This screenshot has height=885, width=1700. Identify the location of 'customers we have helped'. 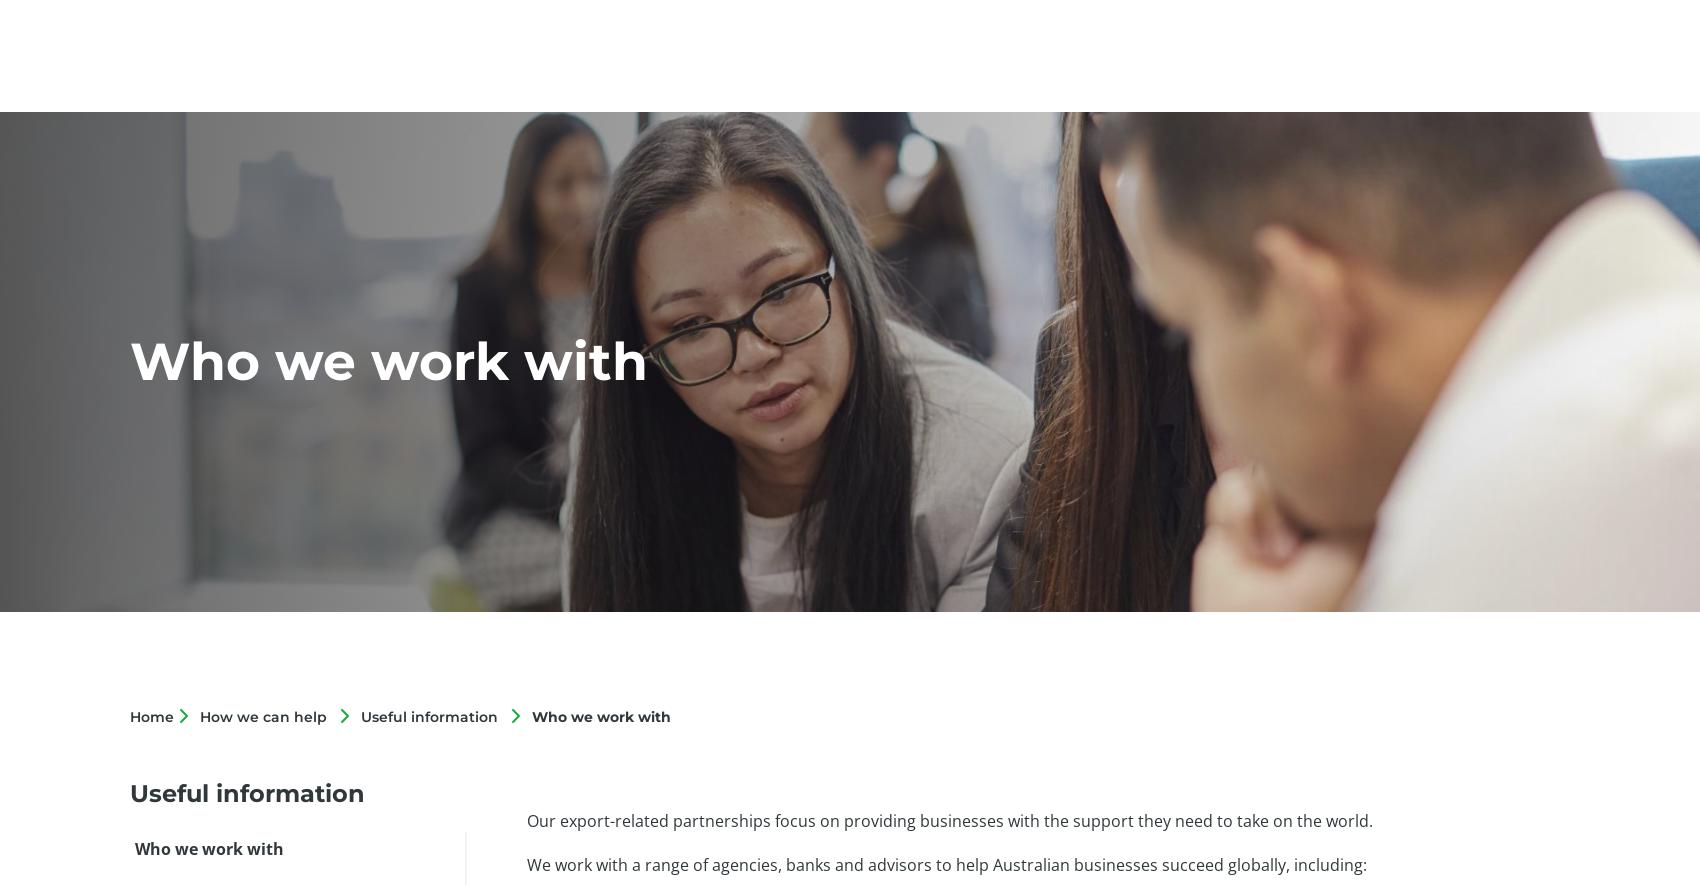
(747, 783).